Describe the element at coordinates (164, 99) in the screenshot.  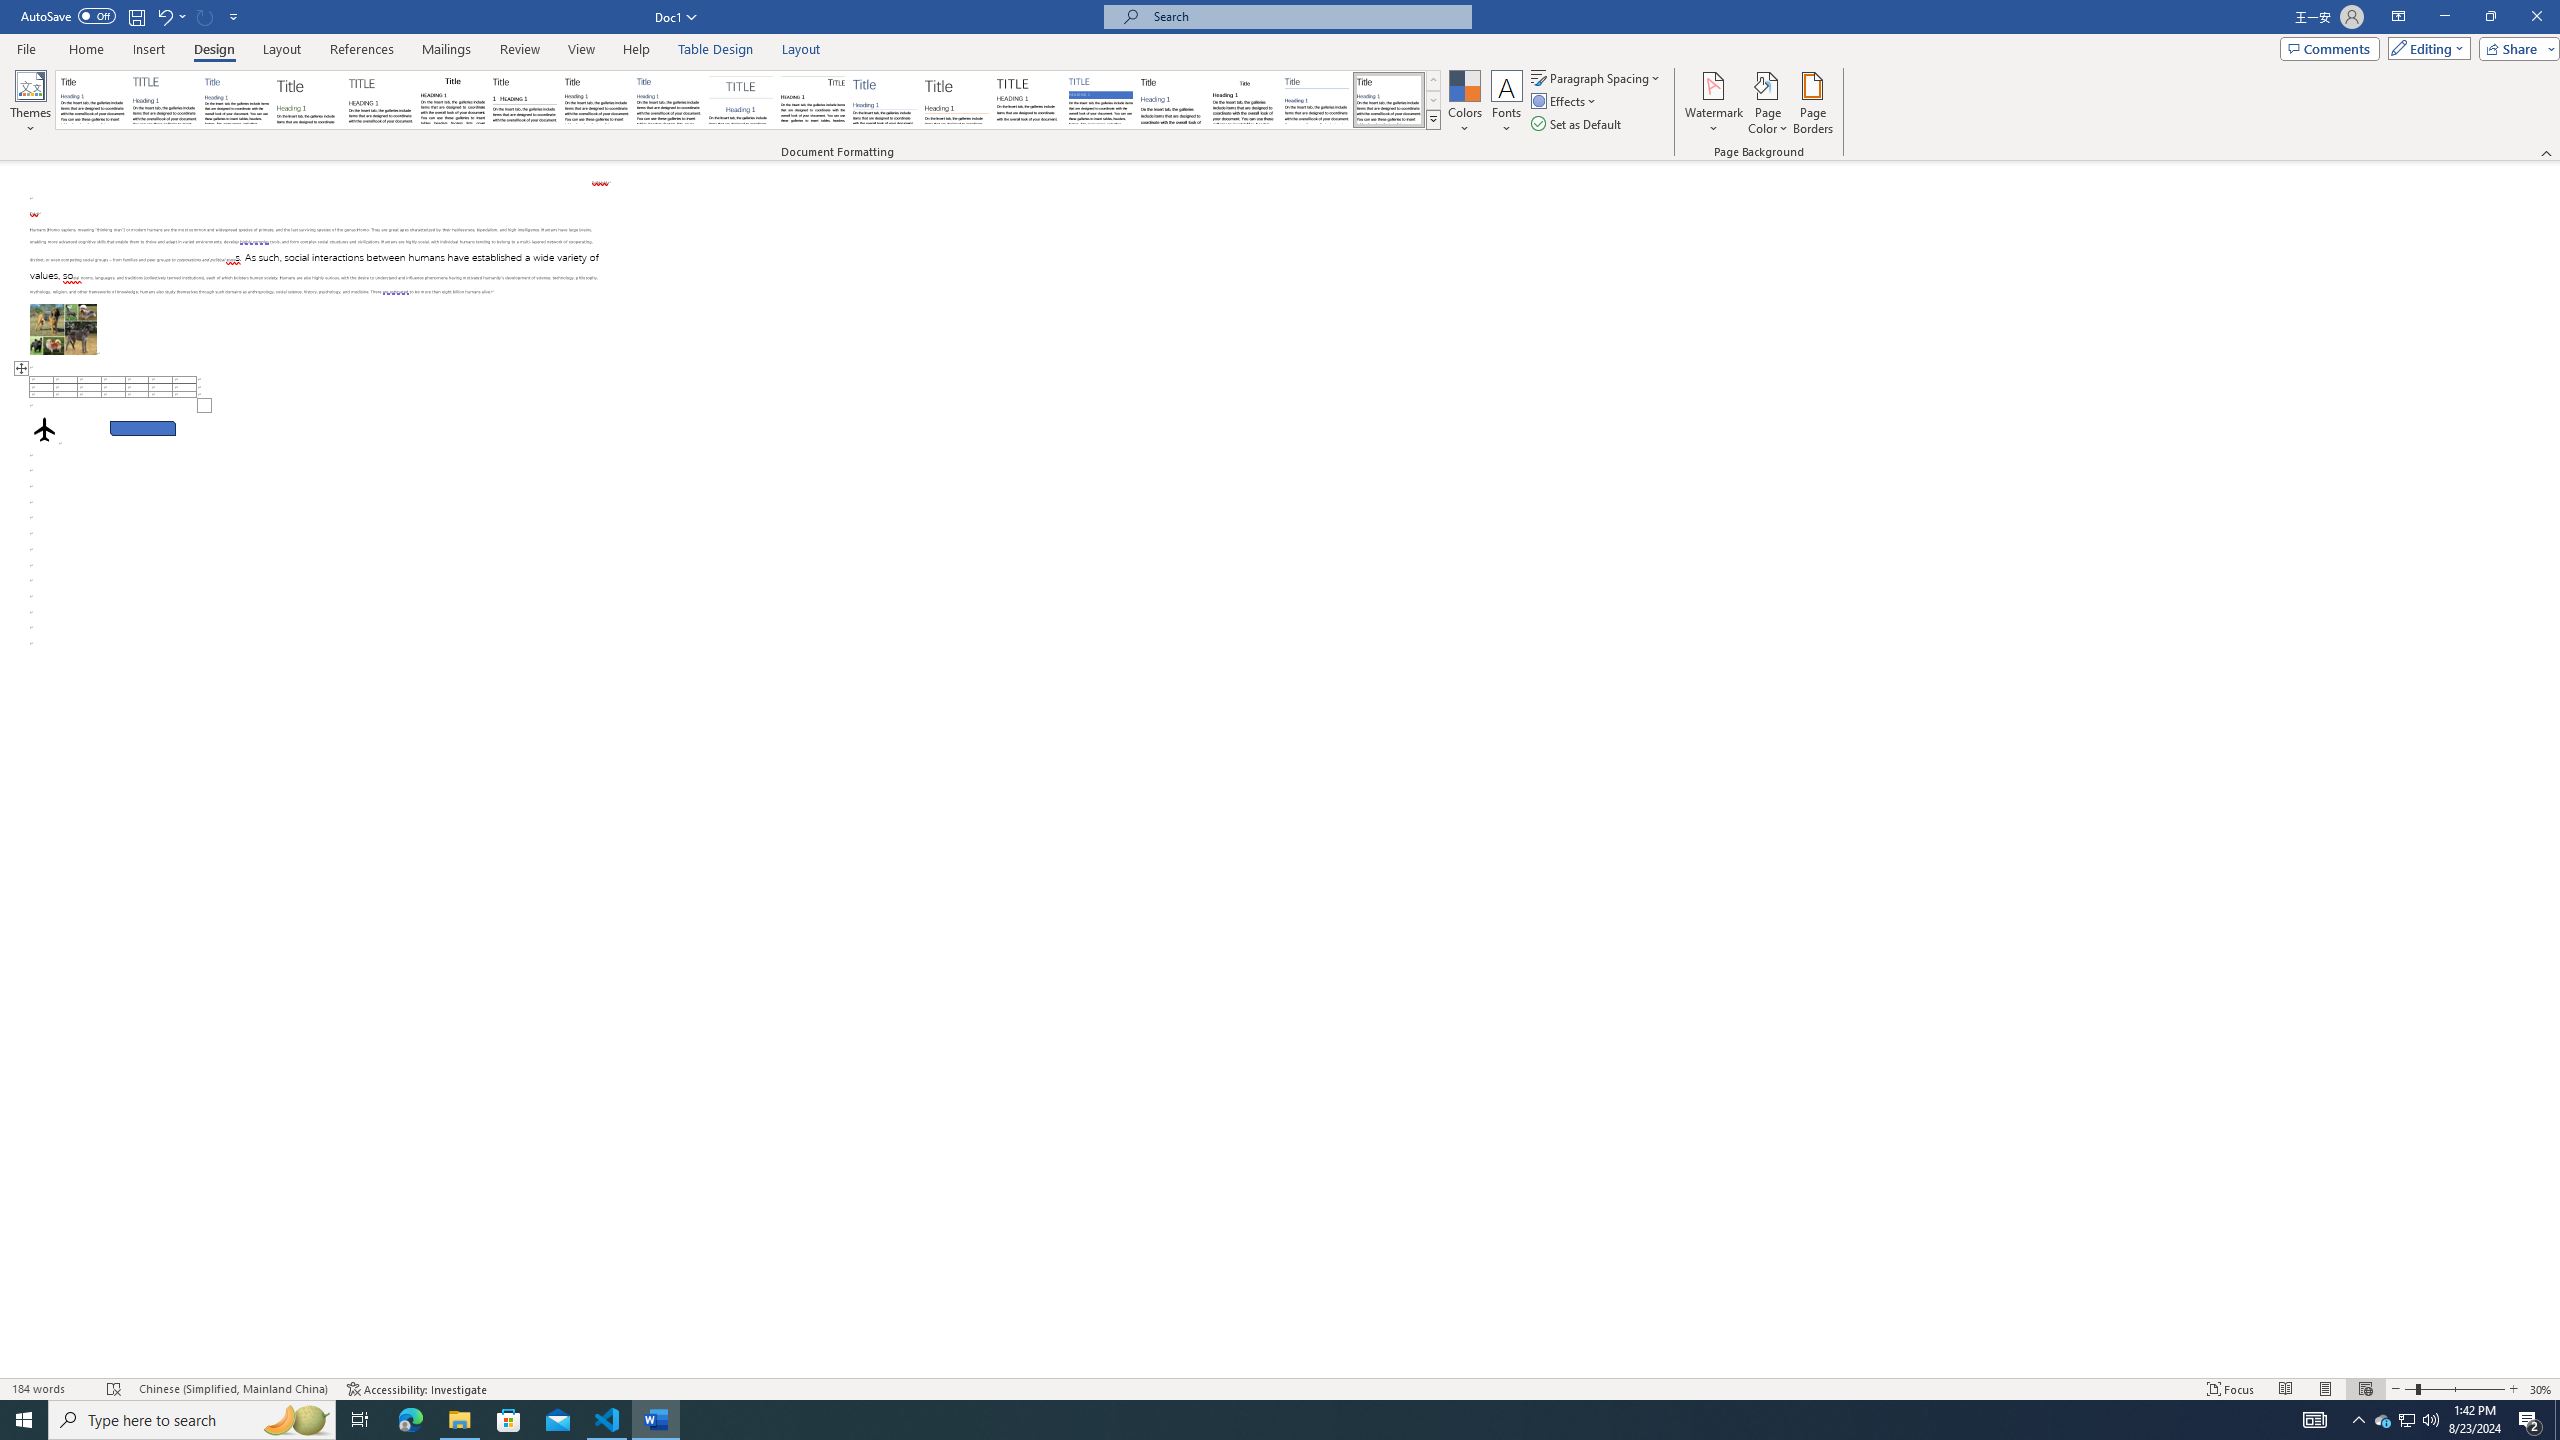
I see `'Basic (Elegant)'` at that location.